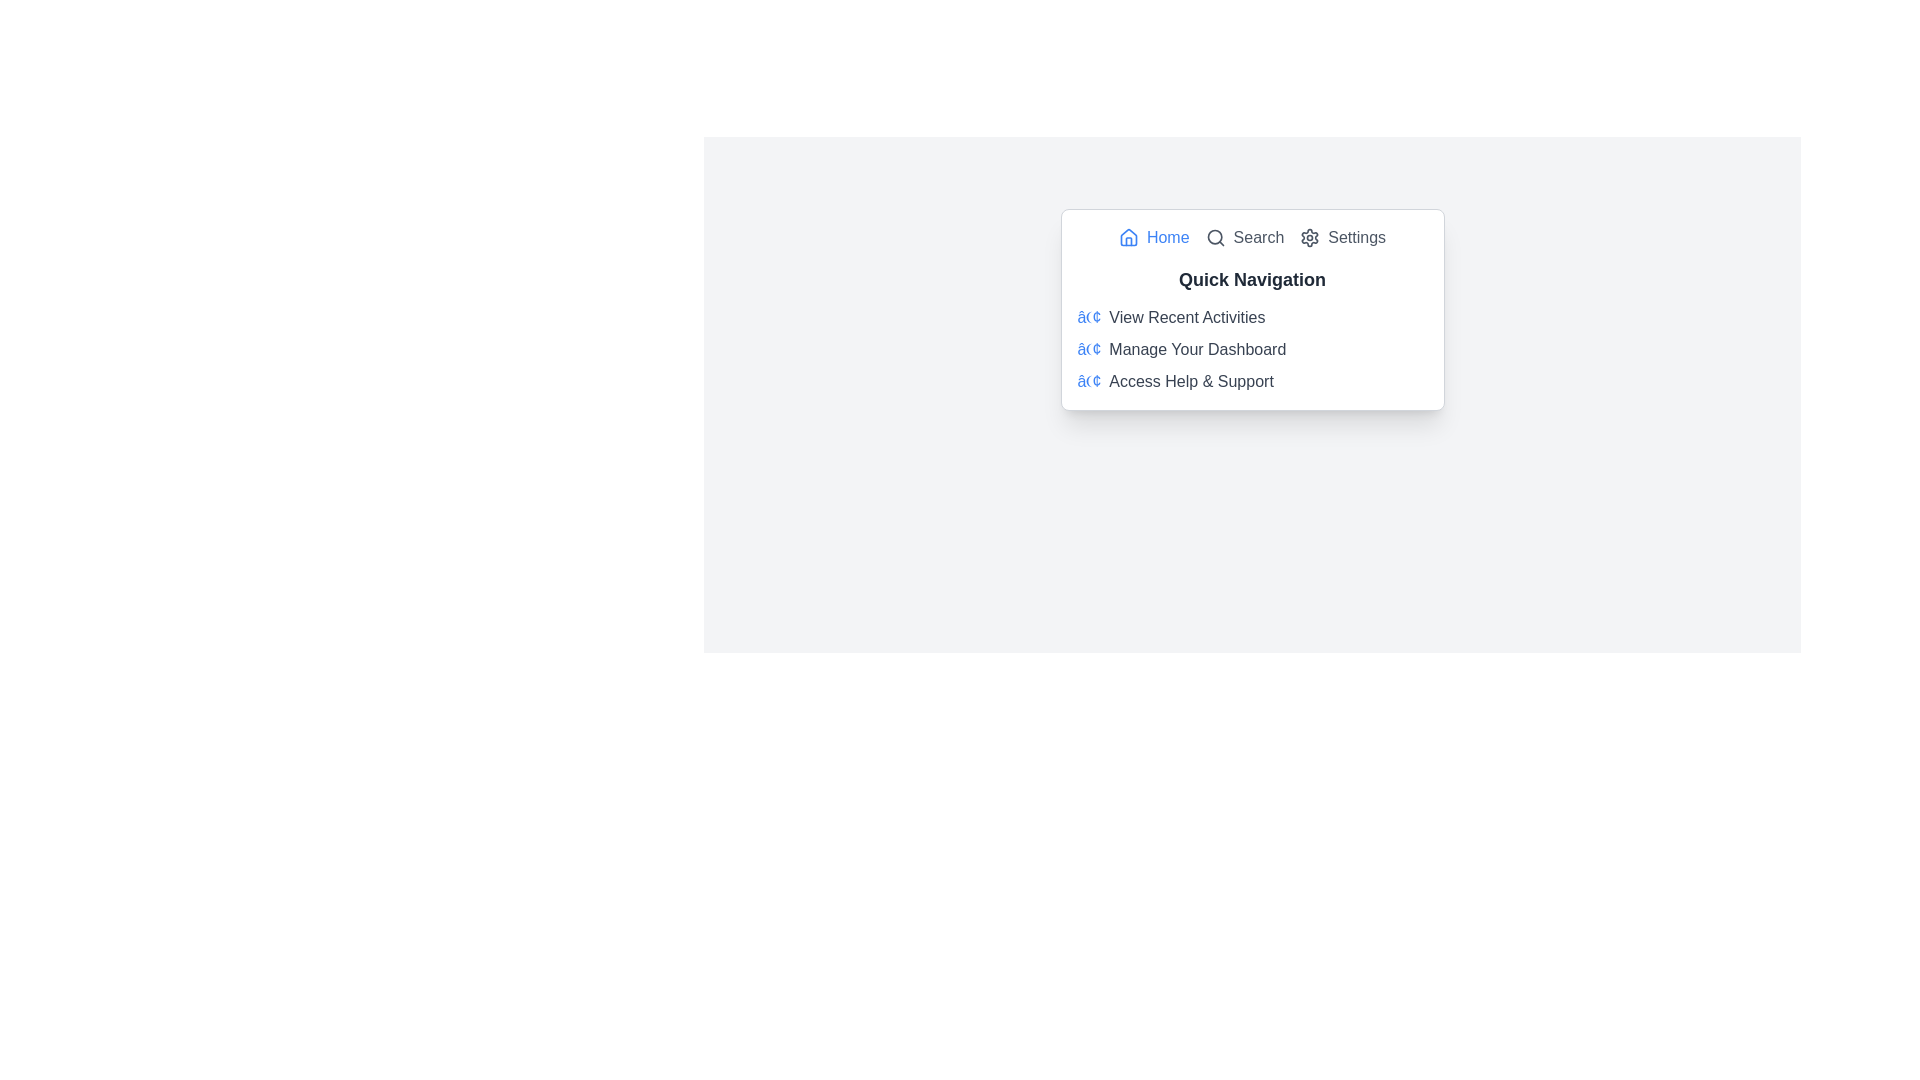 The image size is (1920, 1080). I want to click on the 'View Recent Activities' text label, which is the first item in the vertical navigation list under 'Quick Navigation', so click(1187, 316).